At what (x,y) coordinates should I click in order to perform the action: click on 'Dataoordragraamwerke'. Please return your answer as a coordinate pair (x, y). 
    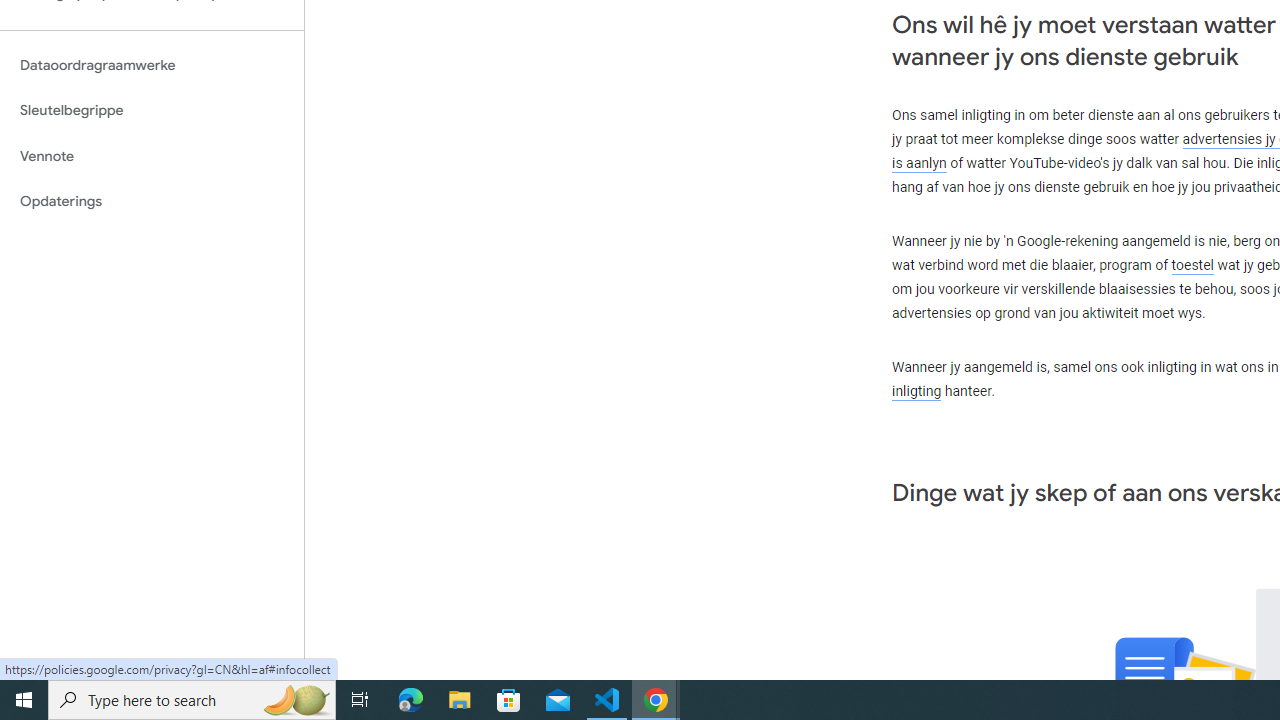
    Looking at the image, I should click on (151, 64).